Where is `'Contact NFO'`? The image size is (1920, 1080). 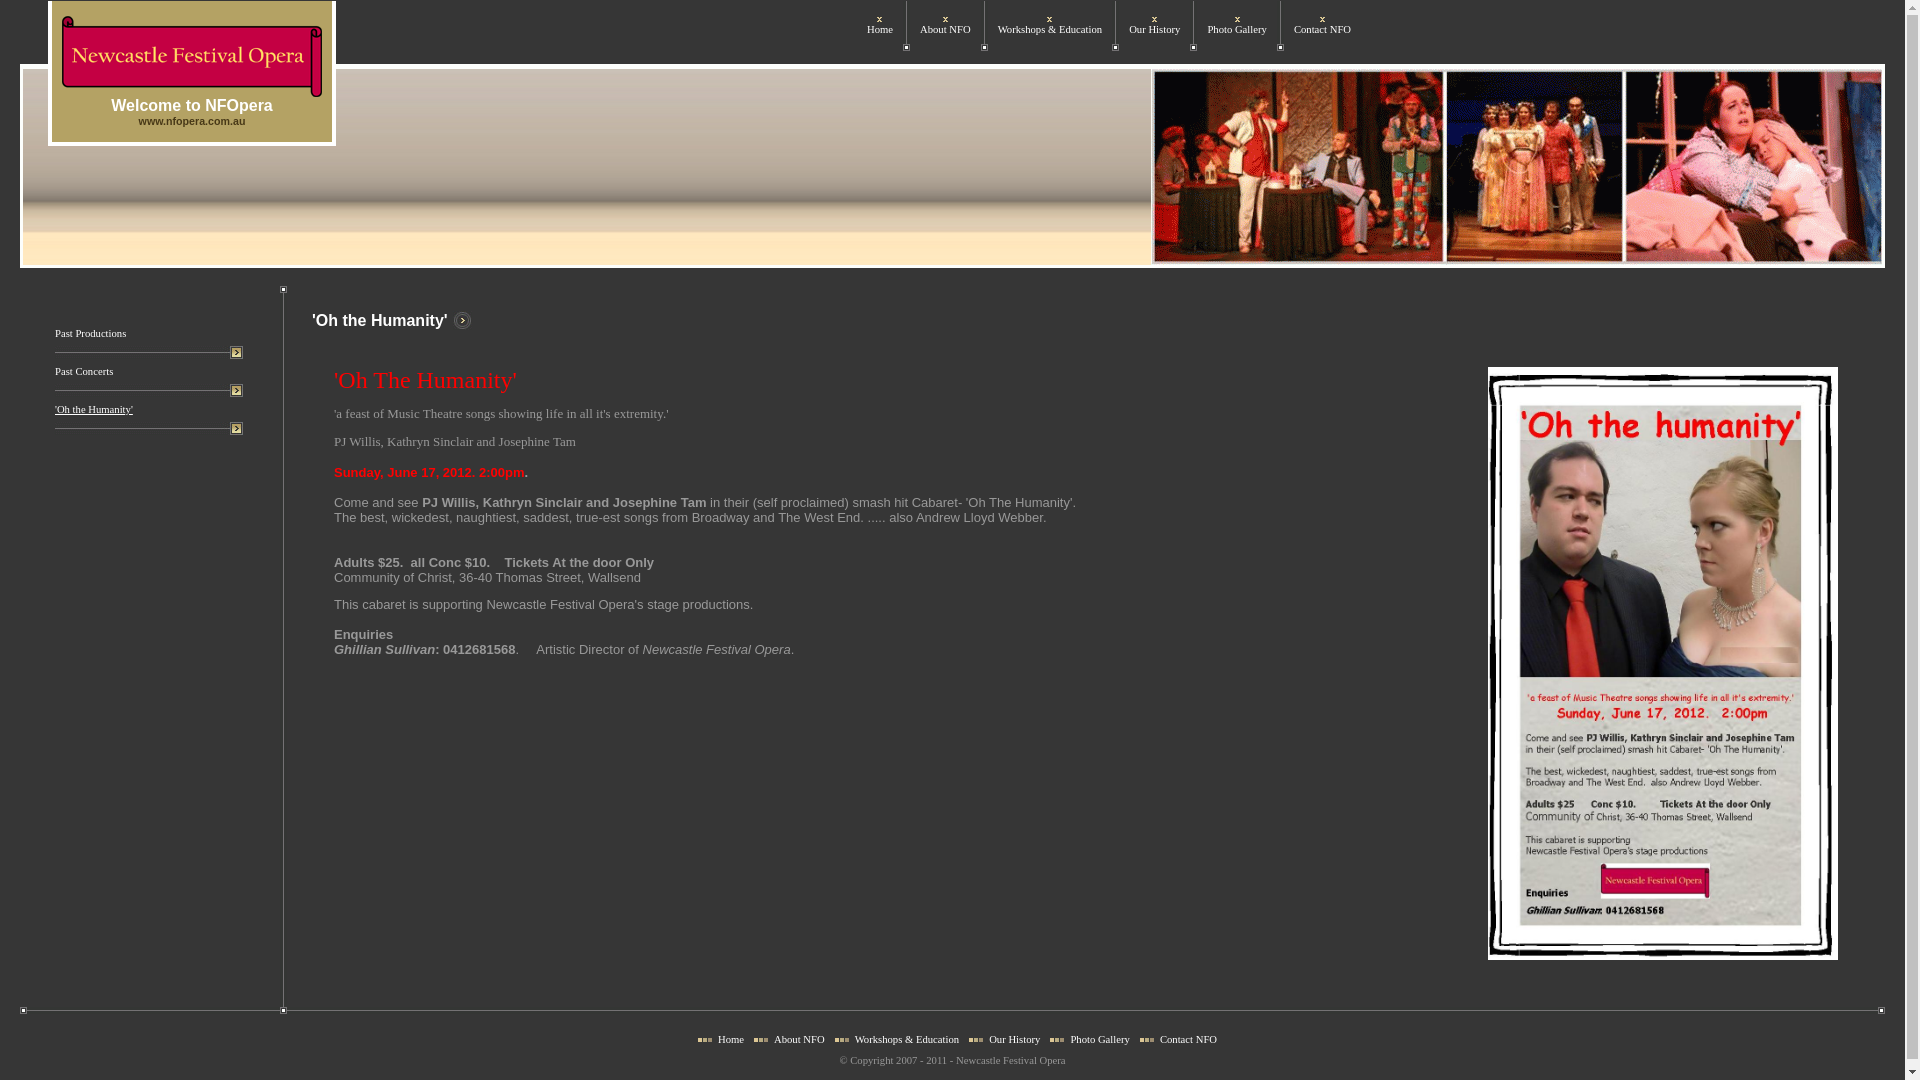 'Contact NFO' is located at coordinates (1322, 30).